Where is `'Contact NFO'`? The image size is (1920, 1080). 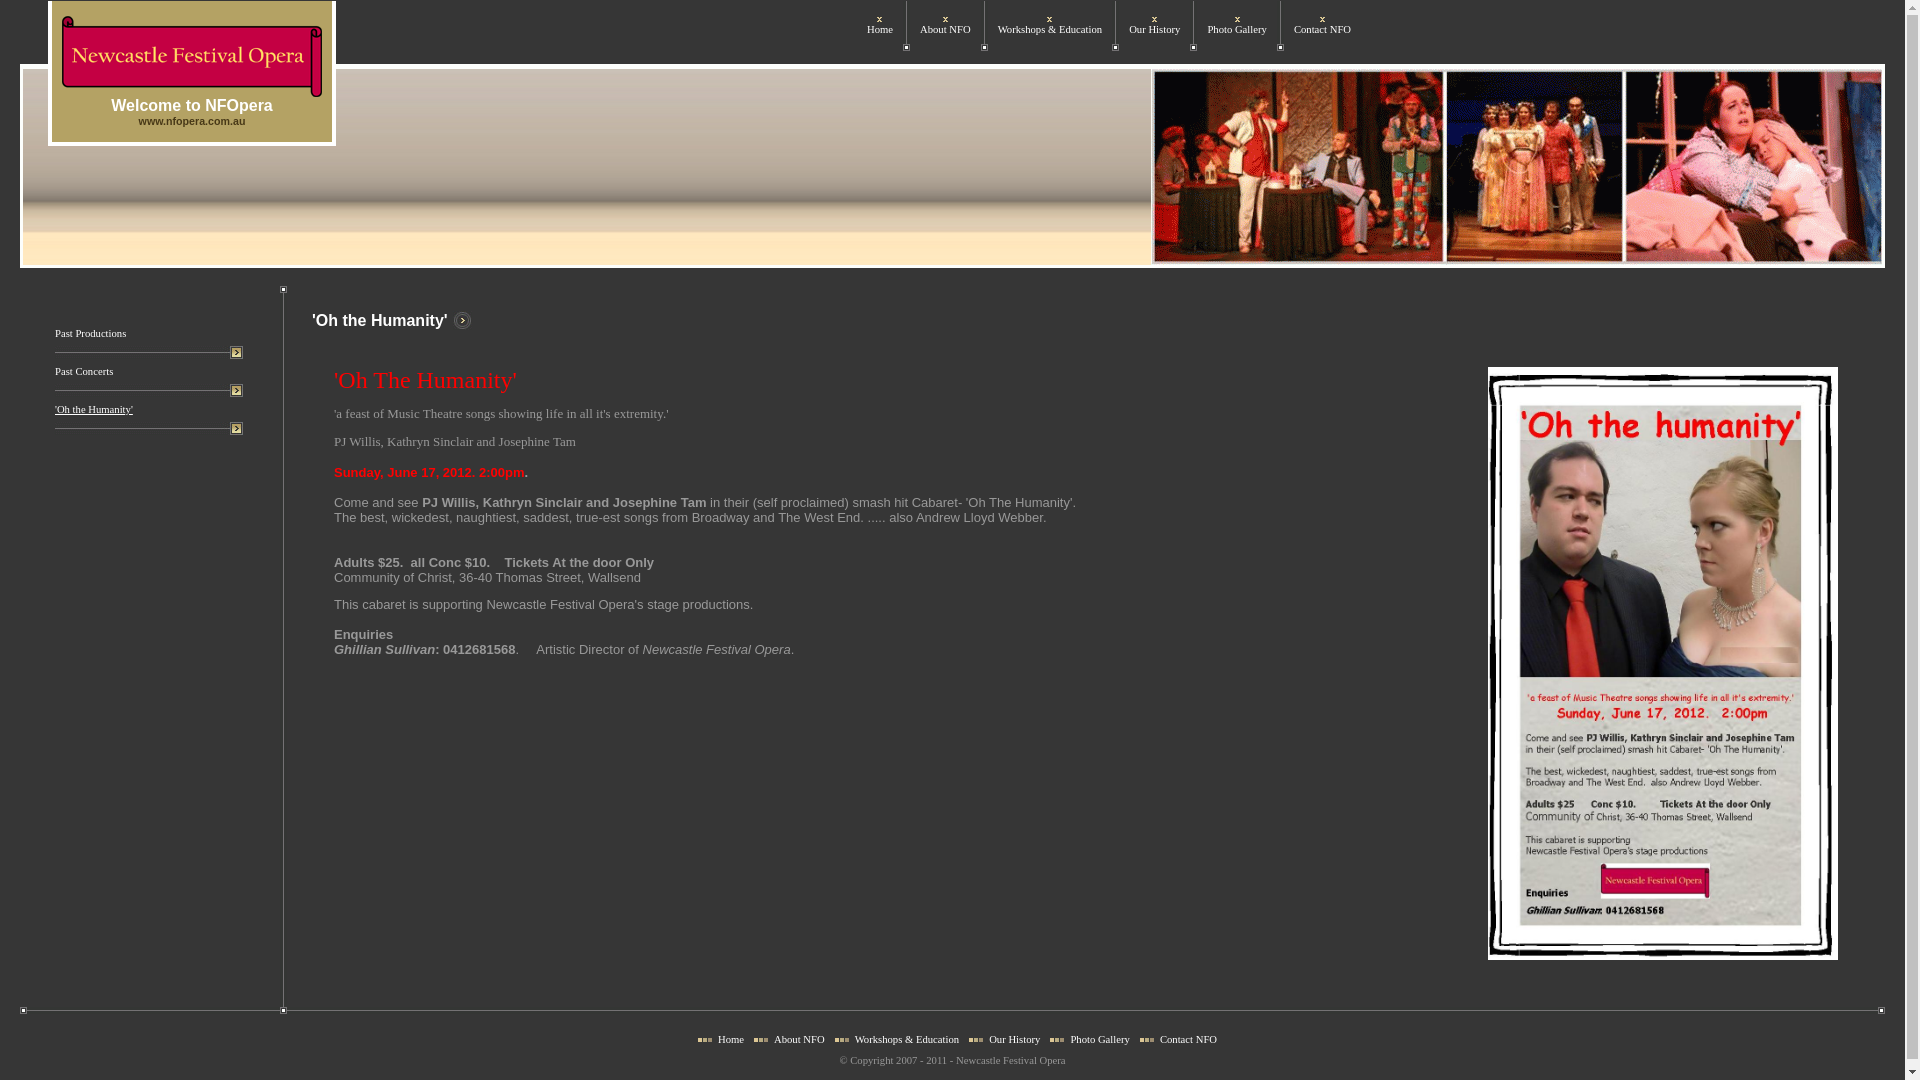 'Contact NFO' is located at coordinates (1322, 30).